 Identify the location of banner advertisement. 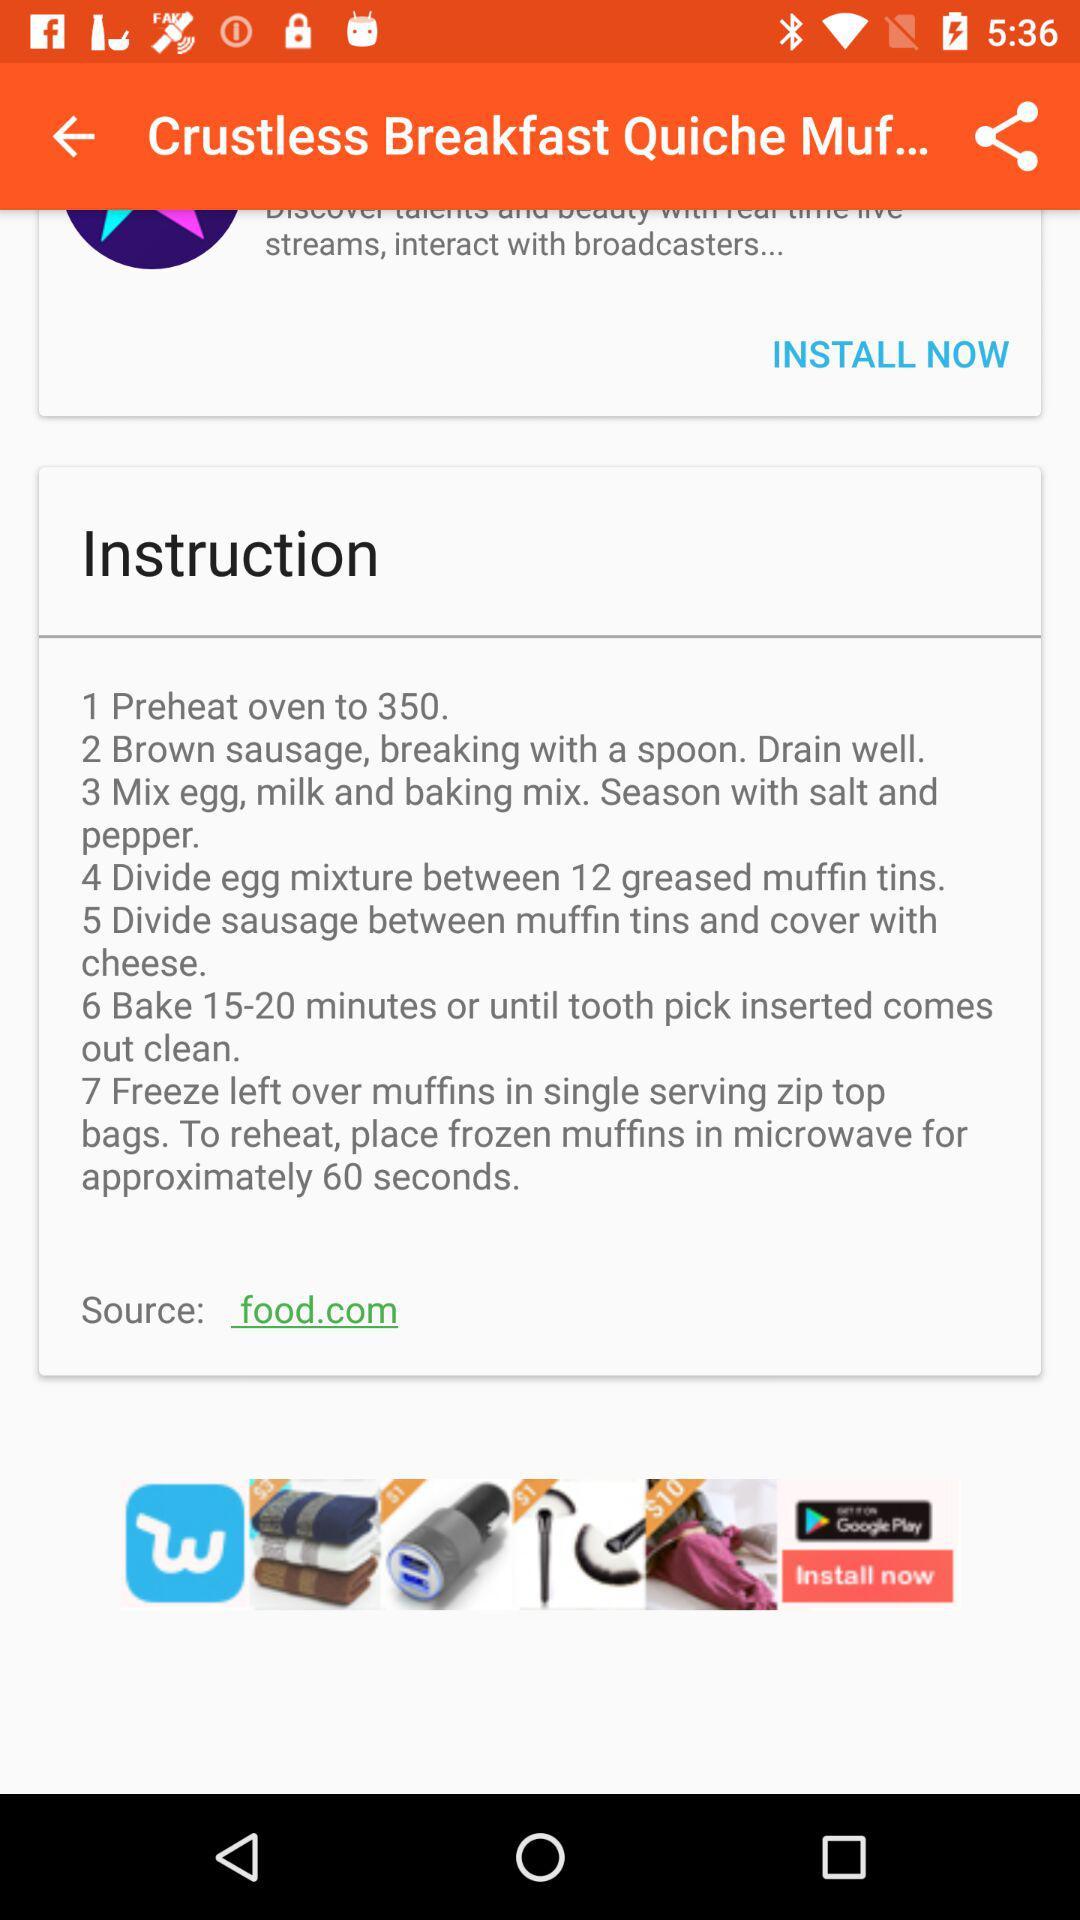
(540, 1569).